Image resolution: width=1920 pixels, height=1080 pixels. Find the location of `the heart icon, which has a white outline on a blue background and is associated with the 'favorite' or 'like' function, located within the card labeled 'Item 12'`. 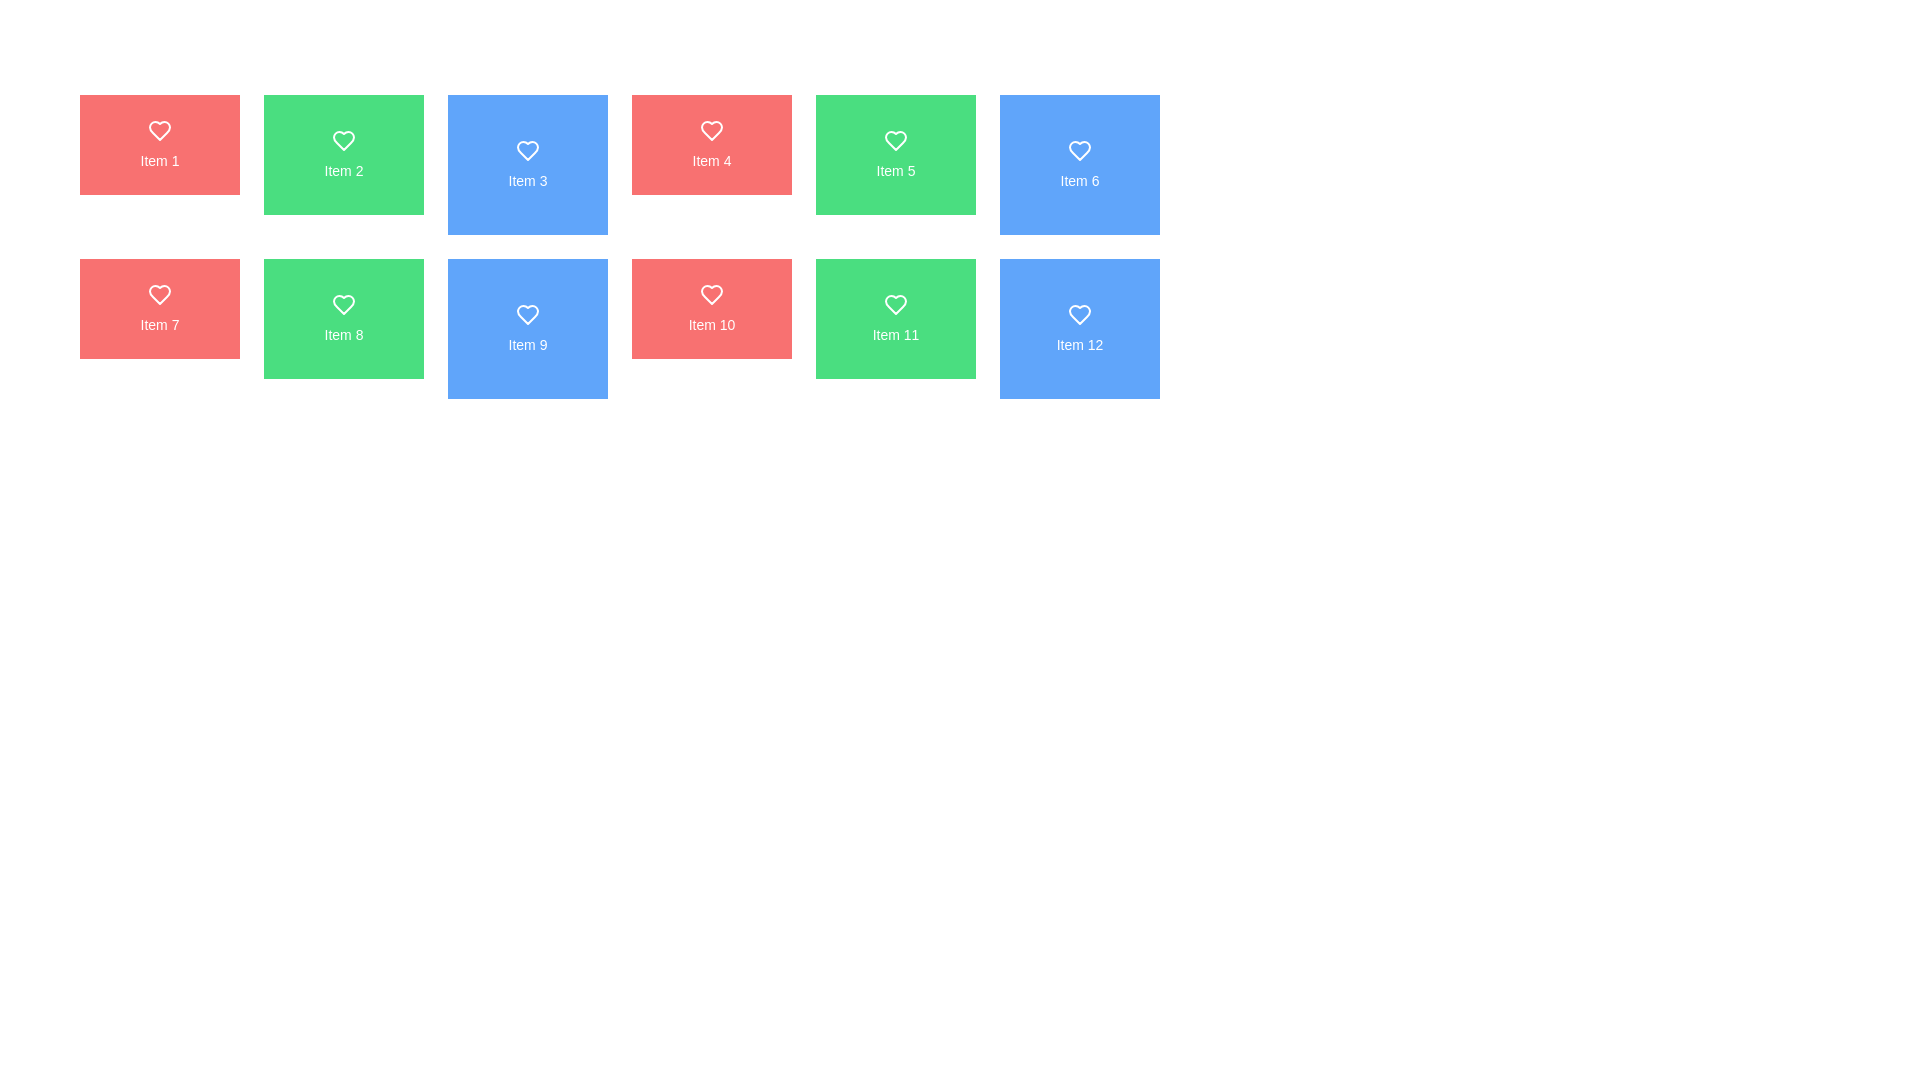

the heart icon, which has a white outline on a blue background and is associated with the 'favorite' or 'like' function, located within the card labeled 'Item 12' is located at coordinates (1079, 315).